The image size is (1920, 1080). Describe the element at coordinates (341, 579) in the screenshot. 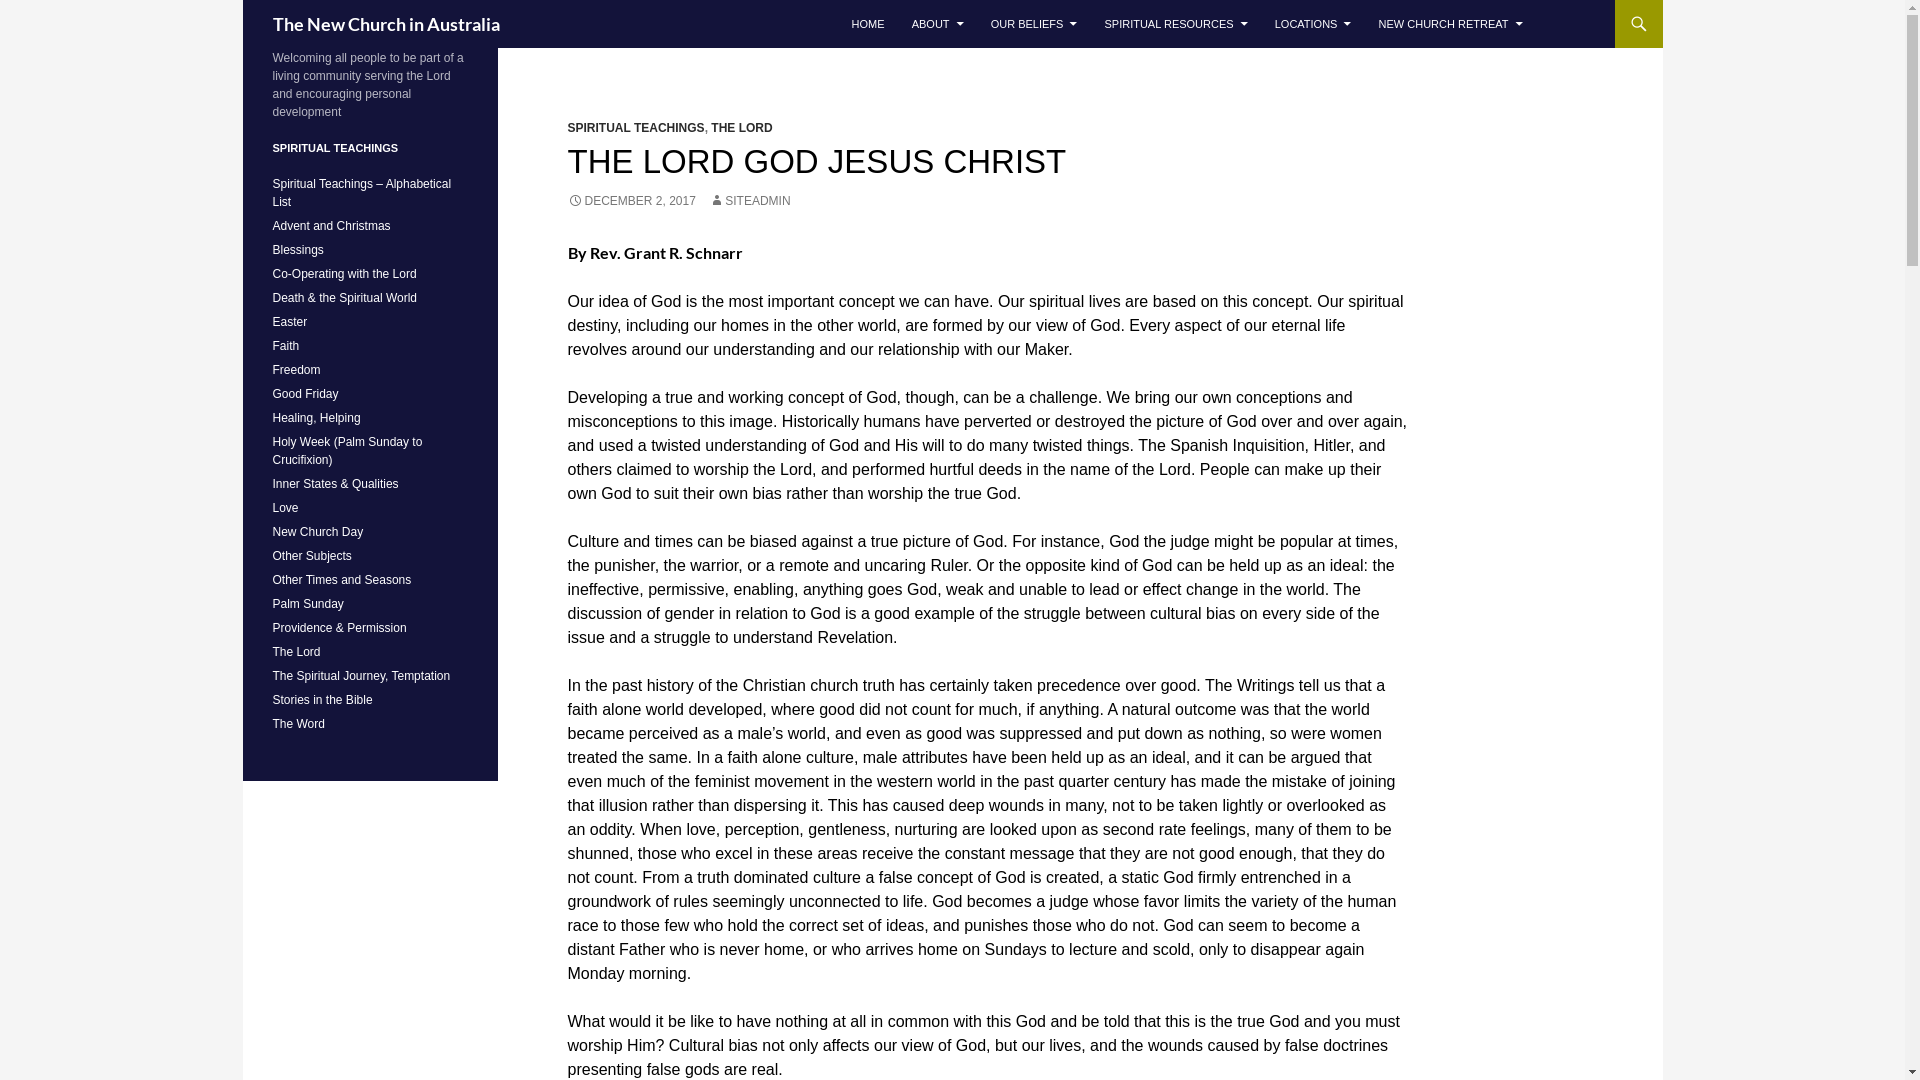

I see `'Other Times and Seasons'` at that location.